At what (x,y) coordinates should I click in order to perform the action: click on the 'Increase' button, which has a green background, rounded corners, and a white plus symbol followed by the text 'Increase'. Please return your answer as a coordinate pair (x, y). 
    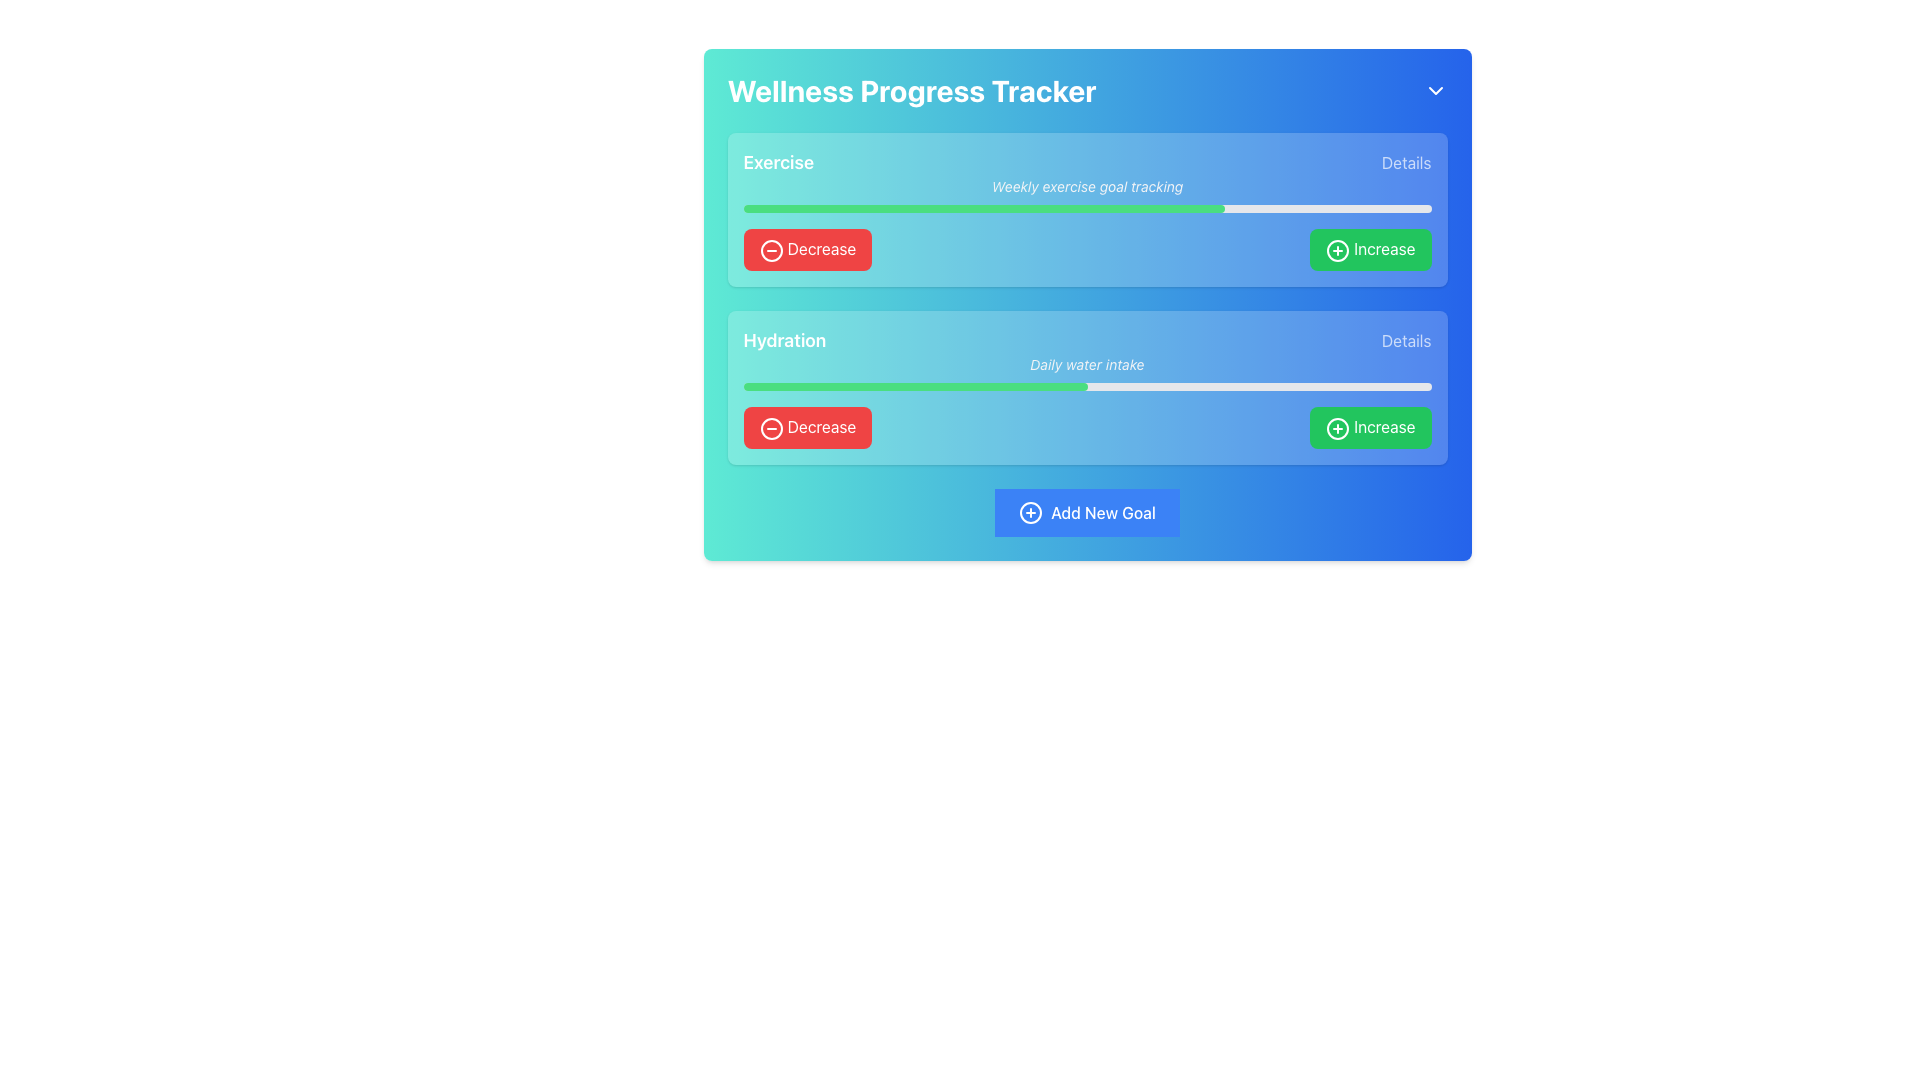
    Looking at the image, I should click on (1369, 248).